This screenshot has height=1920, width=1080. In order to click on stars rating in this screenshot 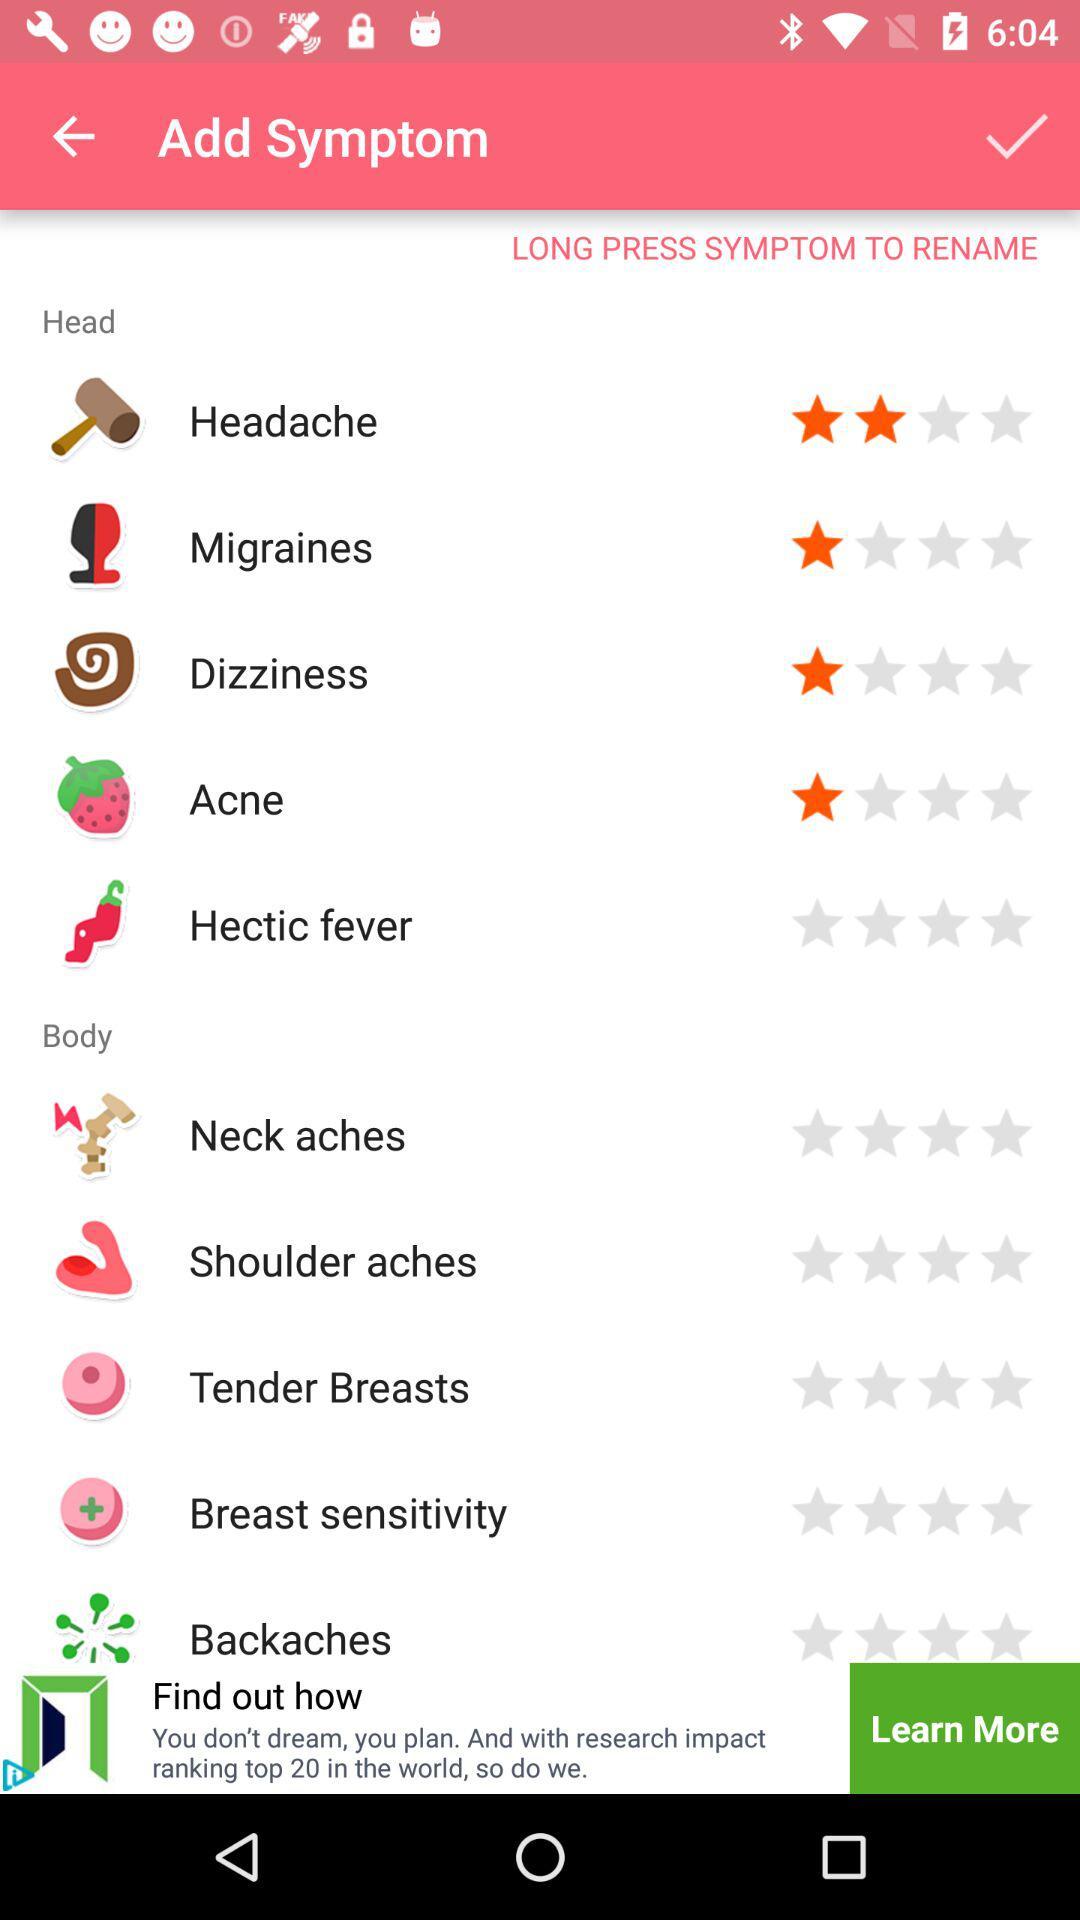, I will do `click(943, 1385)`.